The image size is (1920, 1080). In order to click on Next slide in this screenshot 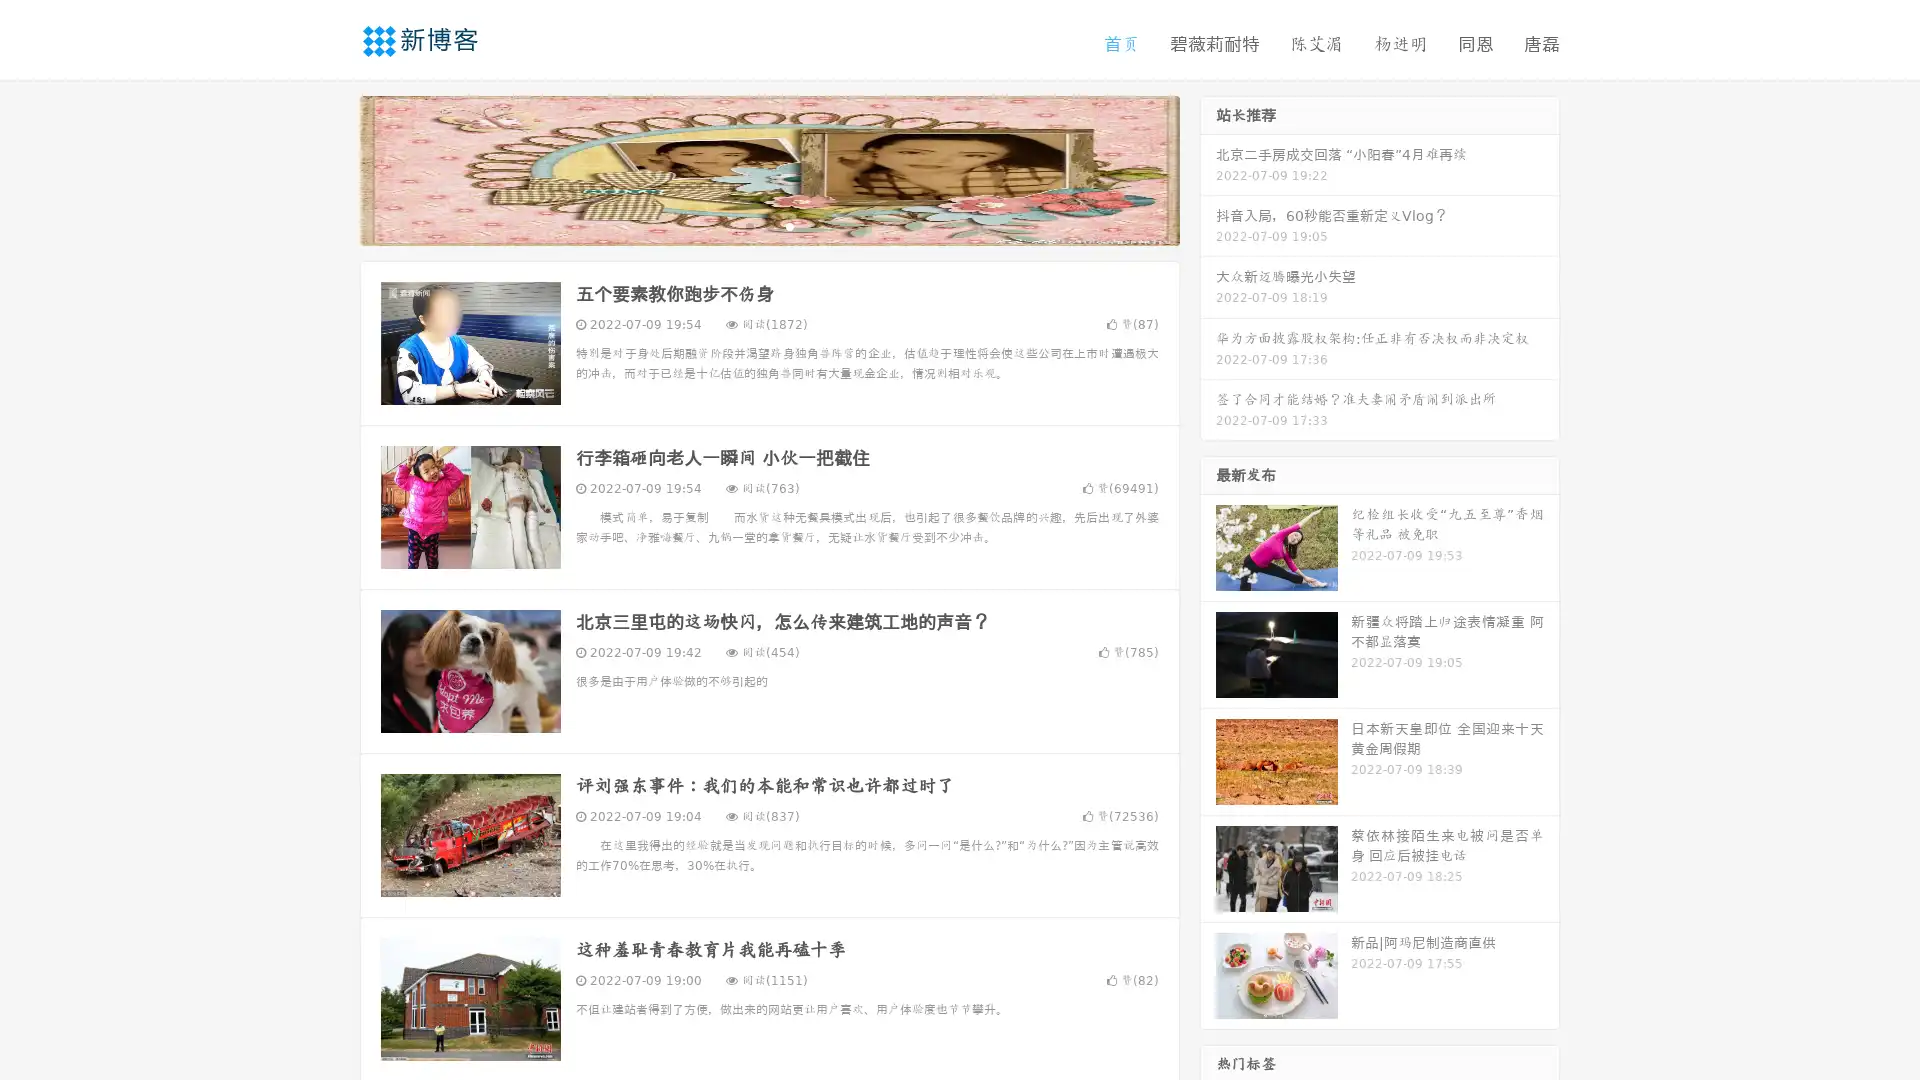, I will do `click(1208, 168)`.